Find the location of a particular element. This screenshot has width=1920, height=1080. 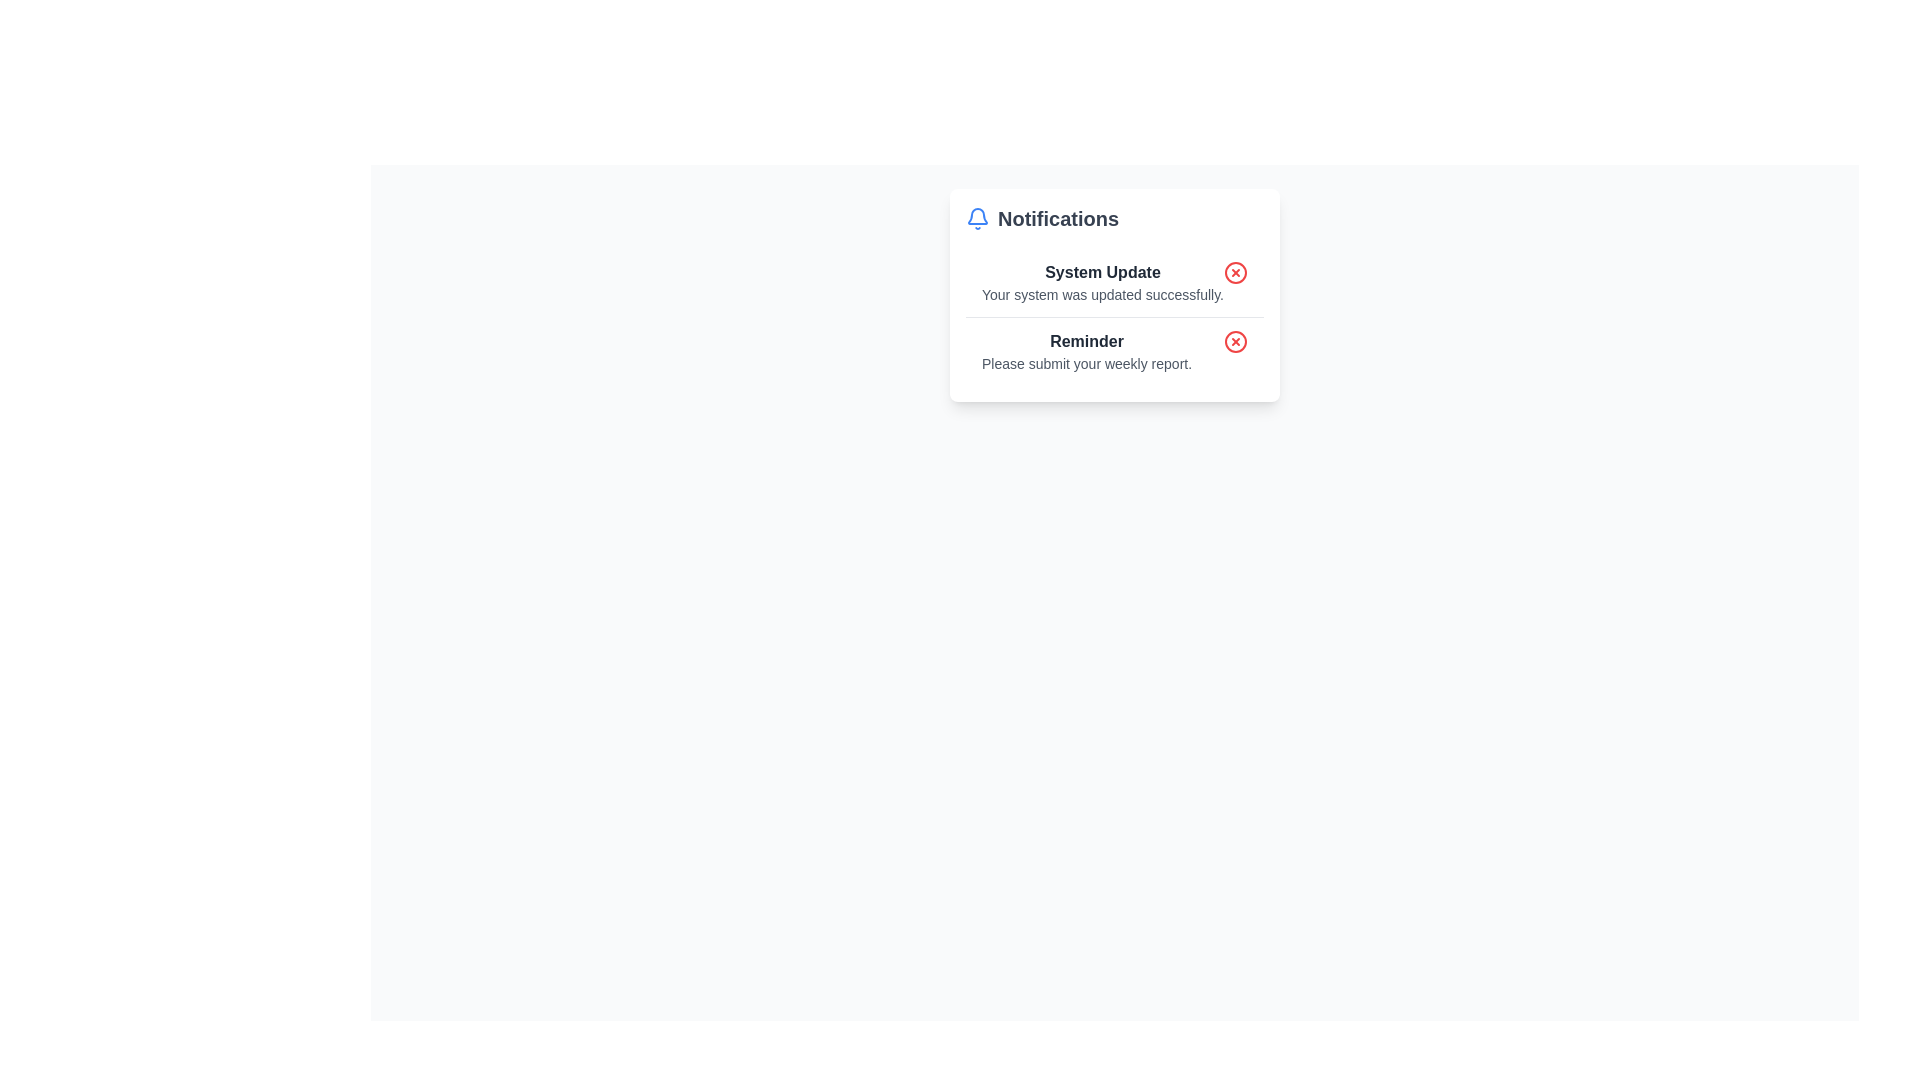

the notification entry titled 'System Update' which indicates that 'Your system was updated successfully.' is located at coordinates (1113, 282).